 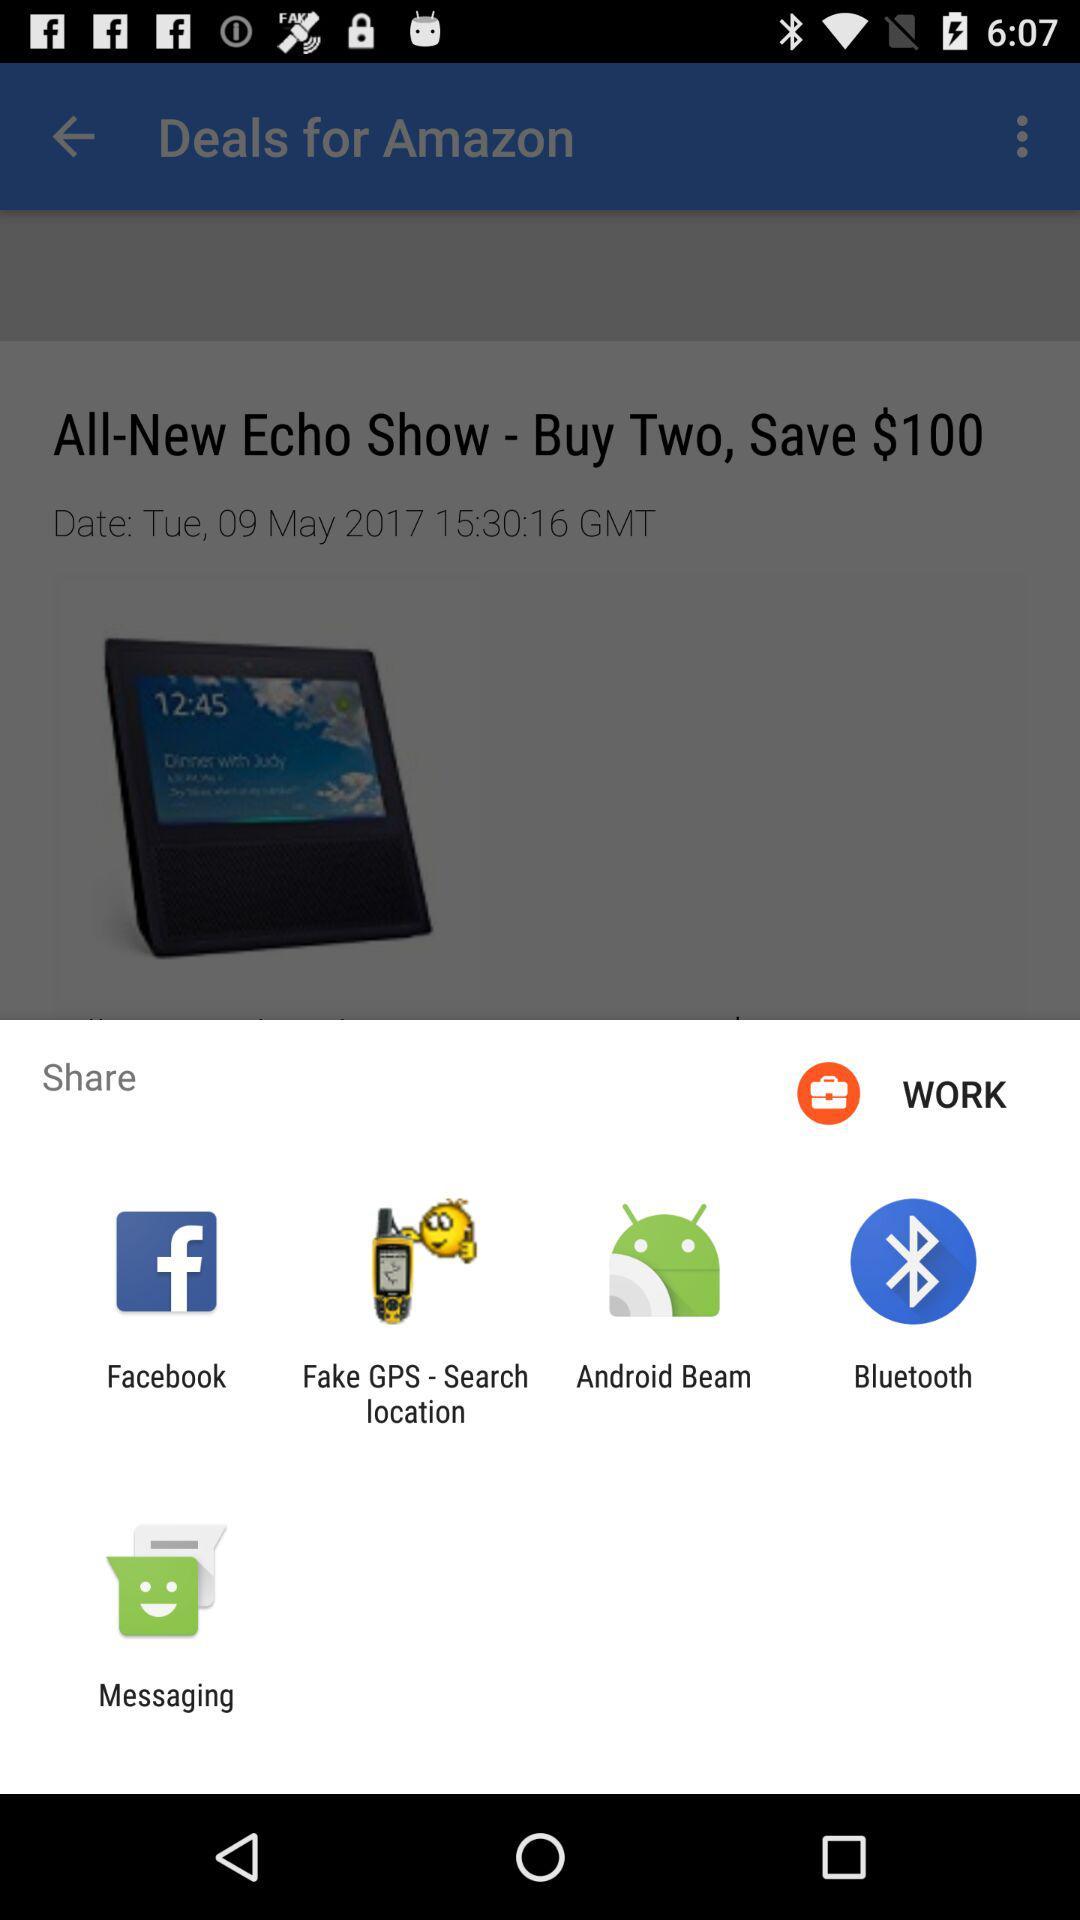 I want to click on app next to the bluetooth app, so click(x=664, y=1392).